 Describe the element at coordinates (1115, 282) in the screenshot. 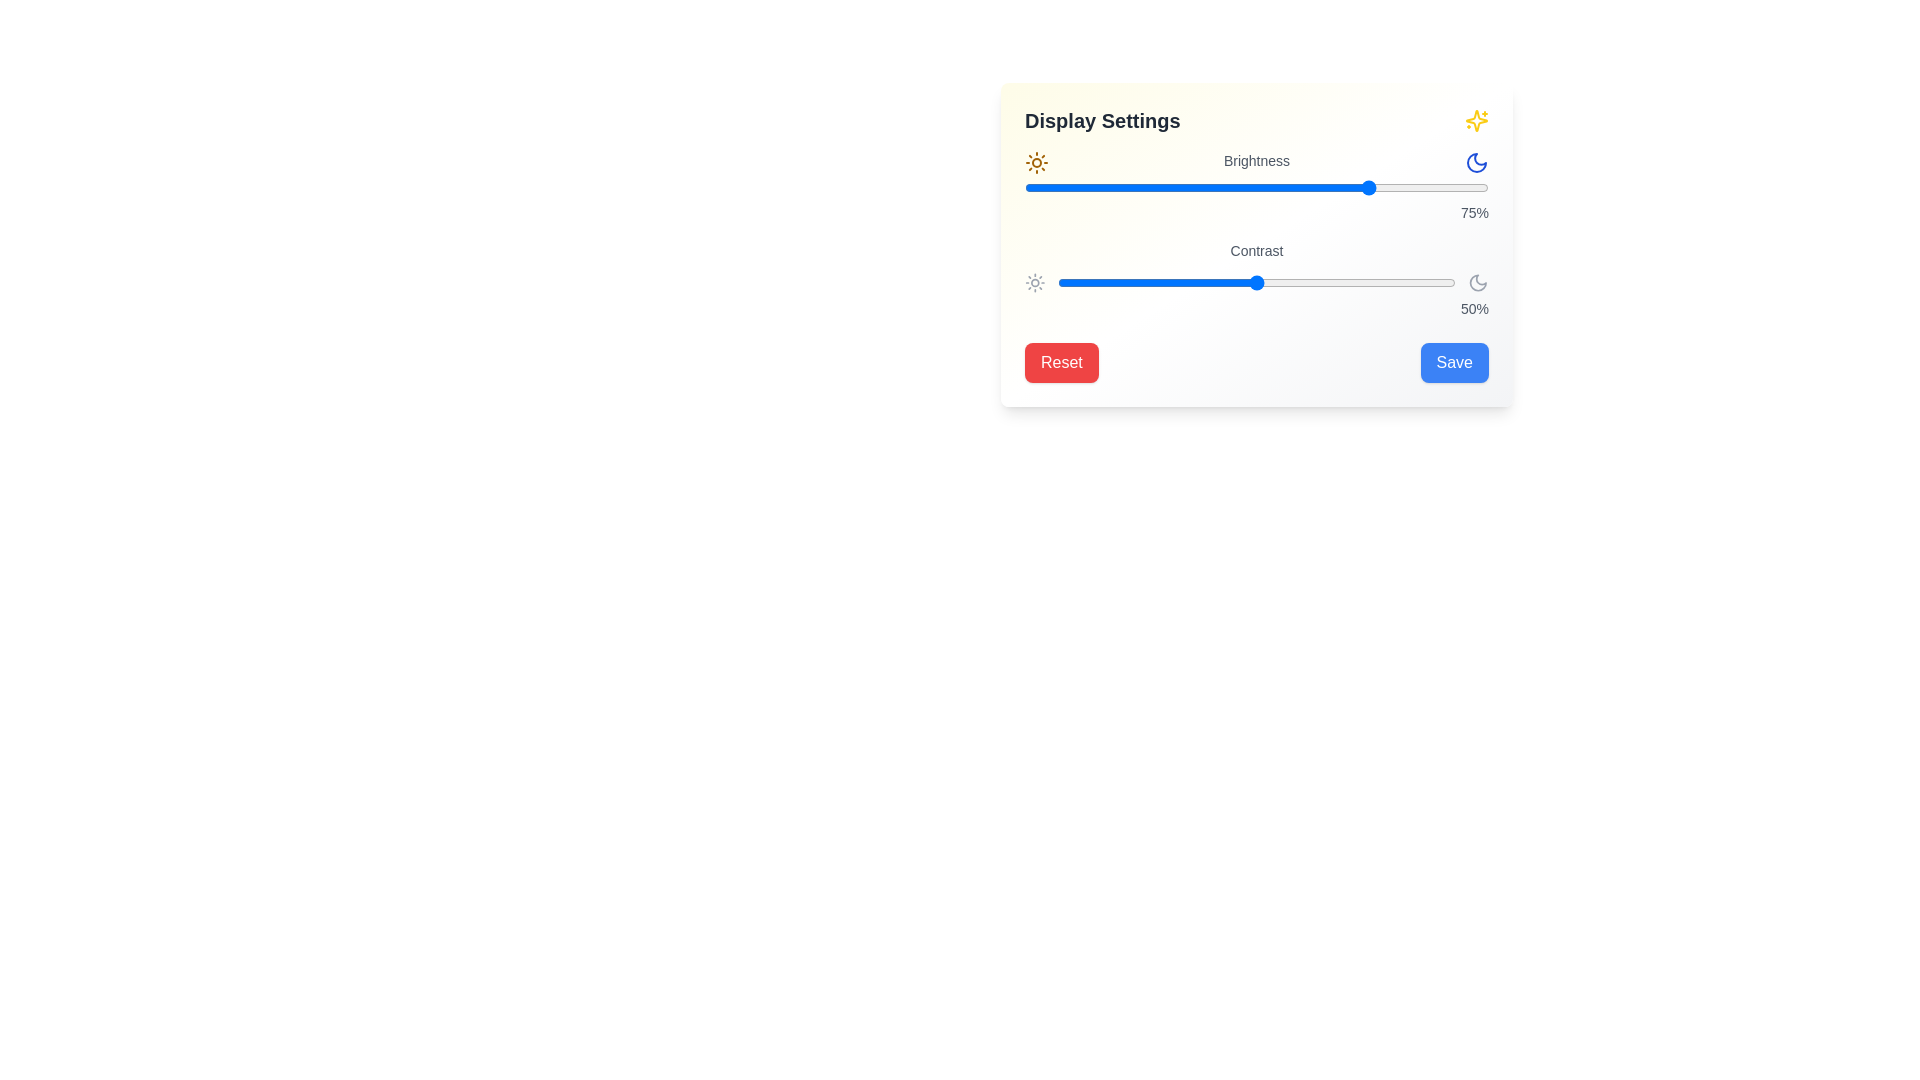

I see `the contrast level` at that location.